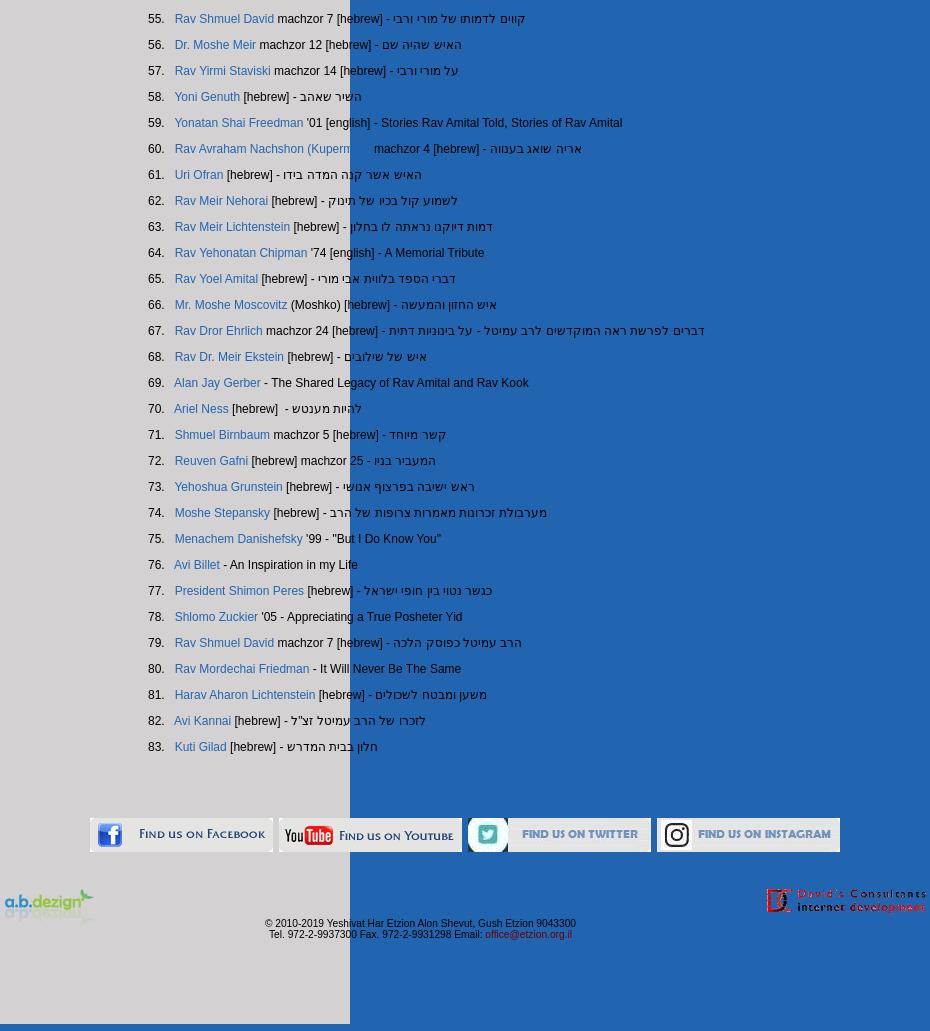 This screenshot has height=1031, width=930. I want to click on 'Rav Yirmi Staviski', so click(220, 71).